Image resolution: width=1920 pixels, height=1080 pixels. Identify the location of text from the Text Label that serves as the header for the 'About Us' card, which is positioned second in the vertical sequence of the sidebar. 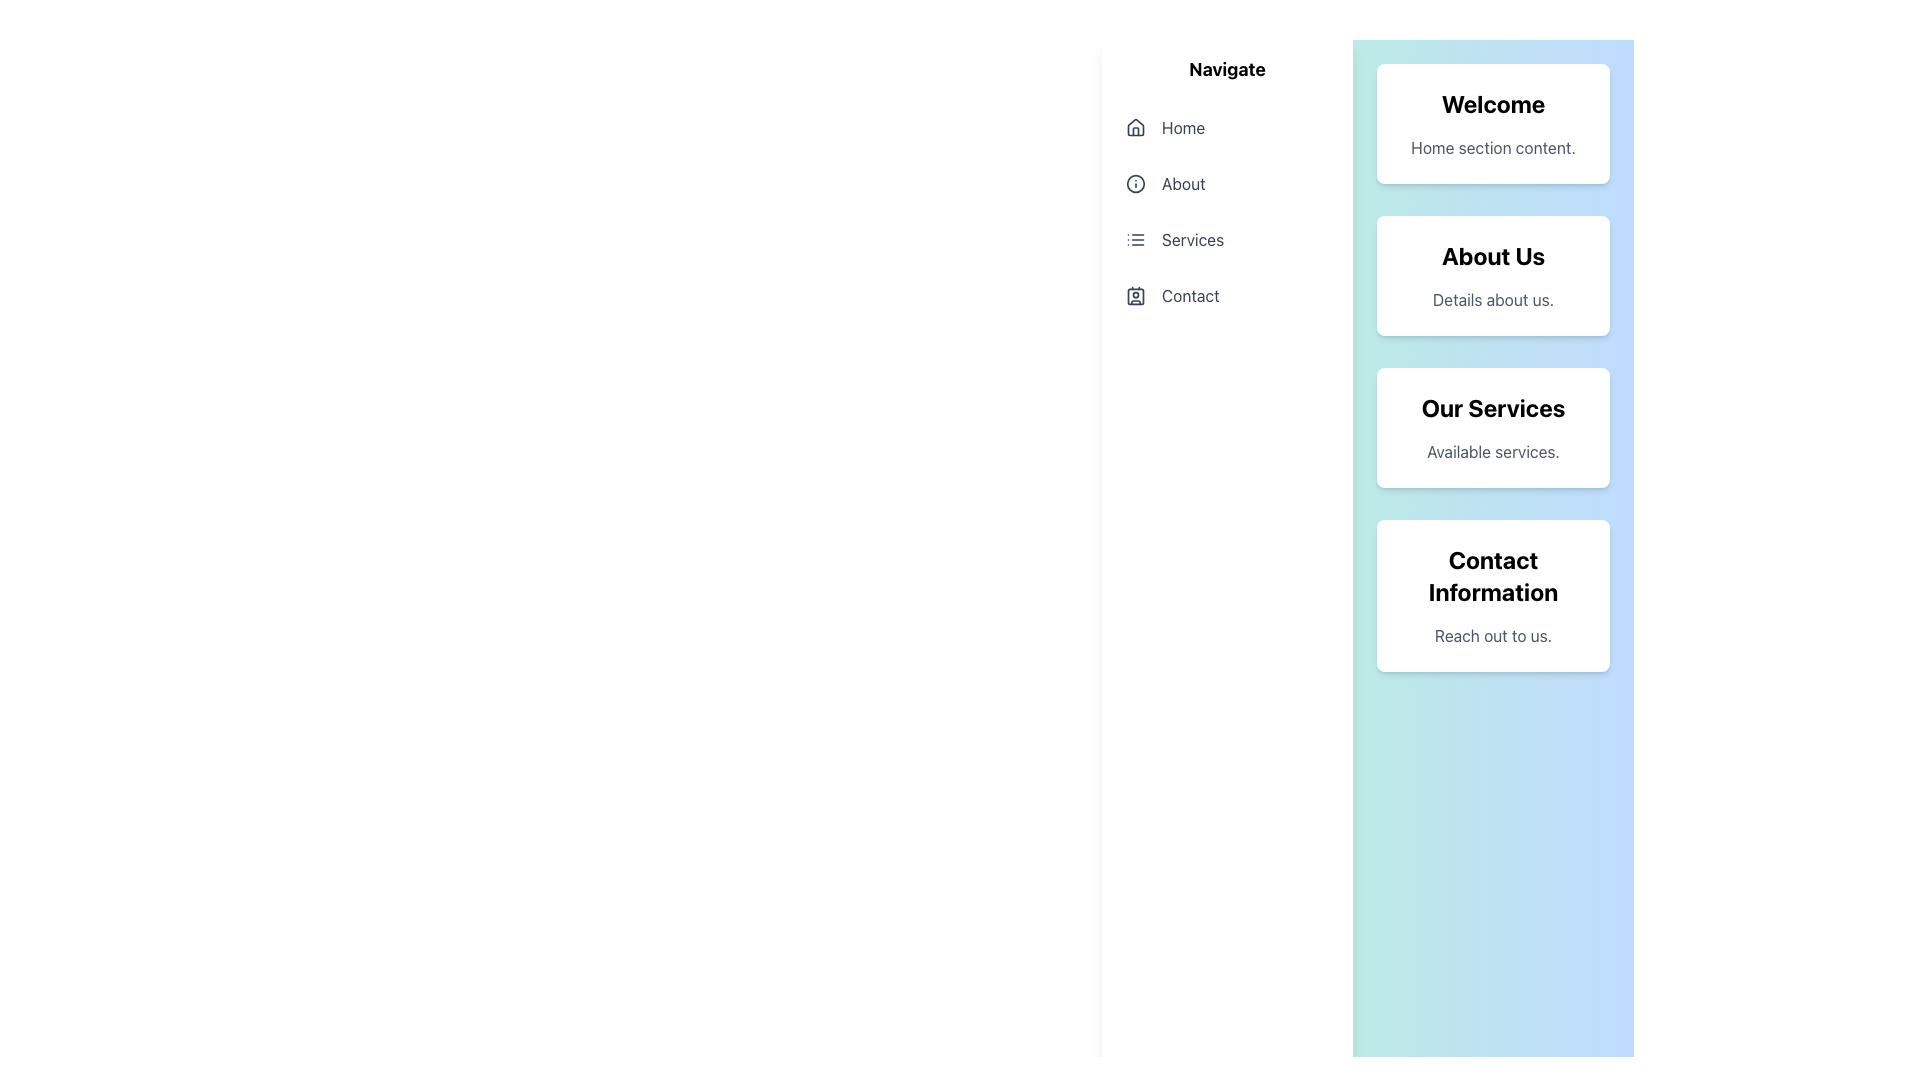
(1493, 254).